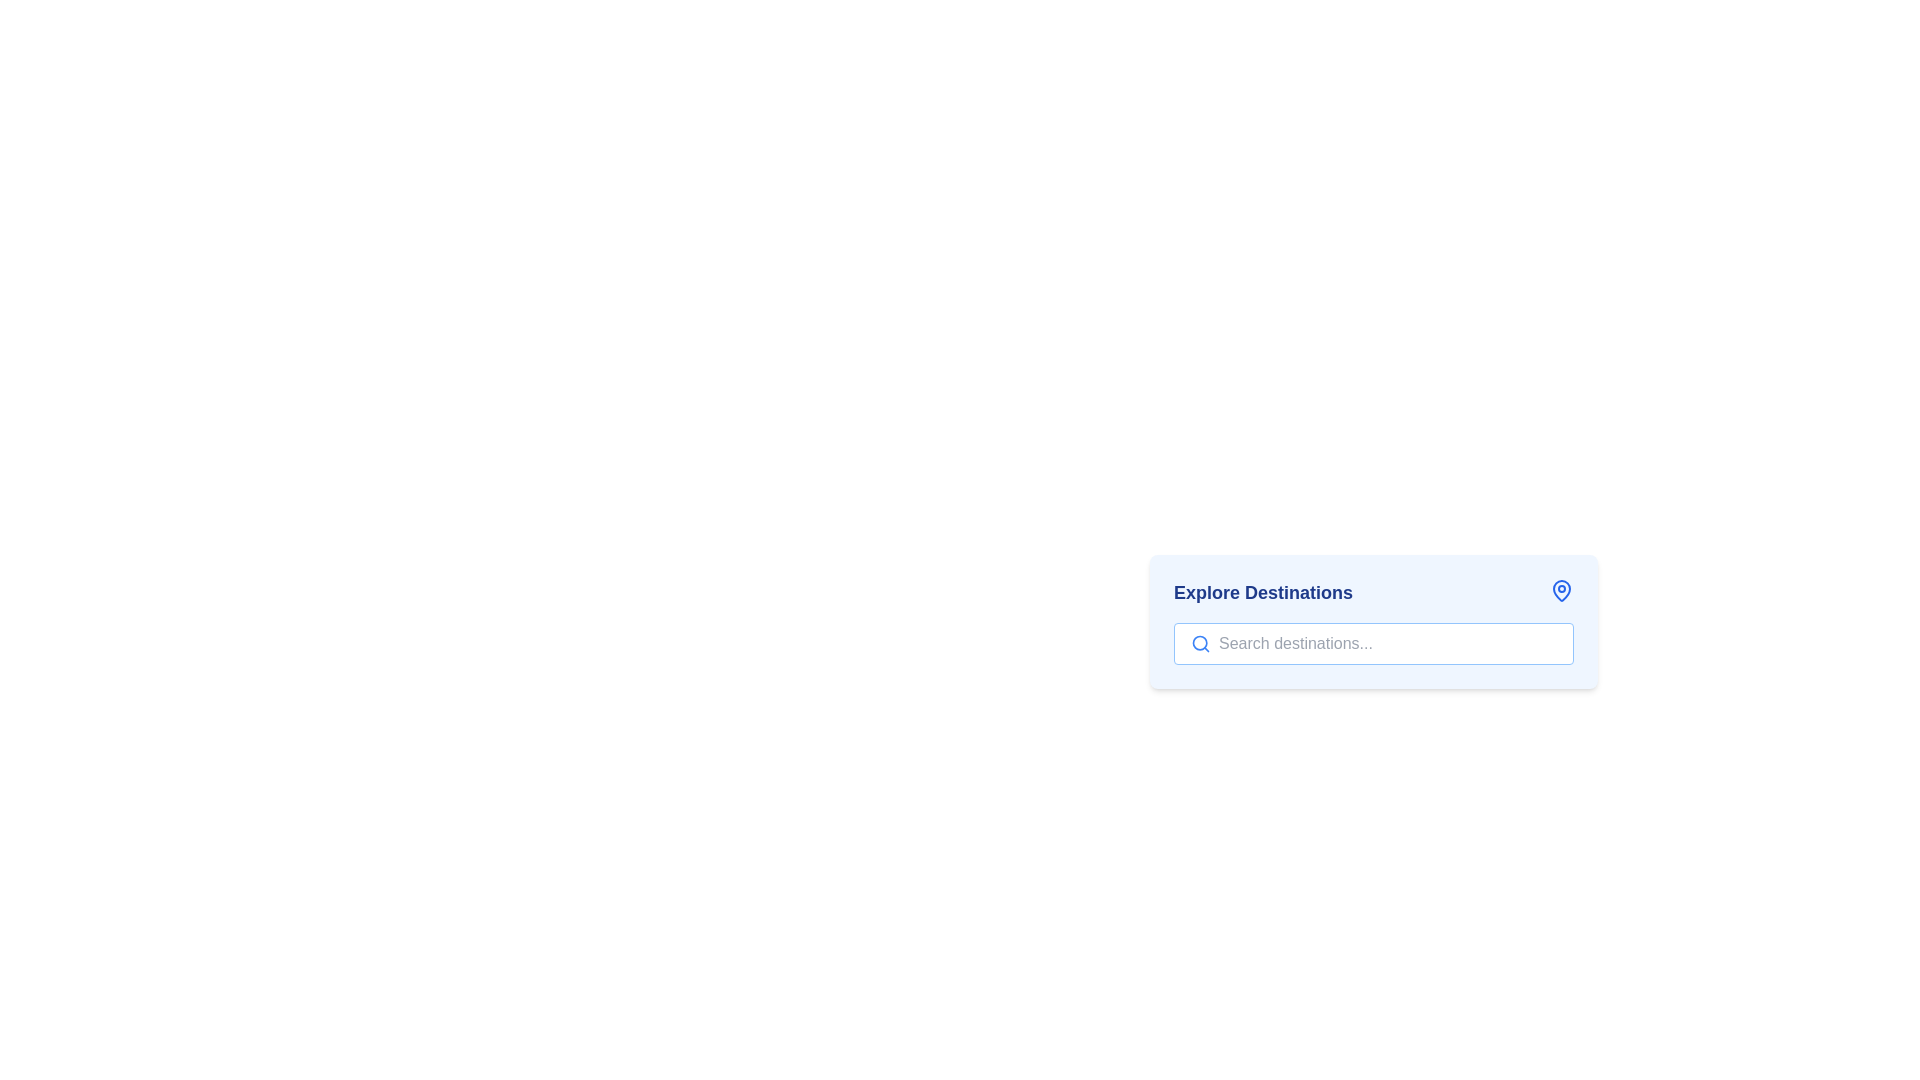 Image resolution: width=1920 pixels, height=1080 pixels. Describe the element at coordinates (1200, 643) in the screenshot. I see `the circular part of the magnifying glass icon in the 'Explore Destinations' section, which serves as a decorative part of the search icon` at that location.